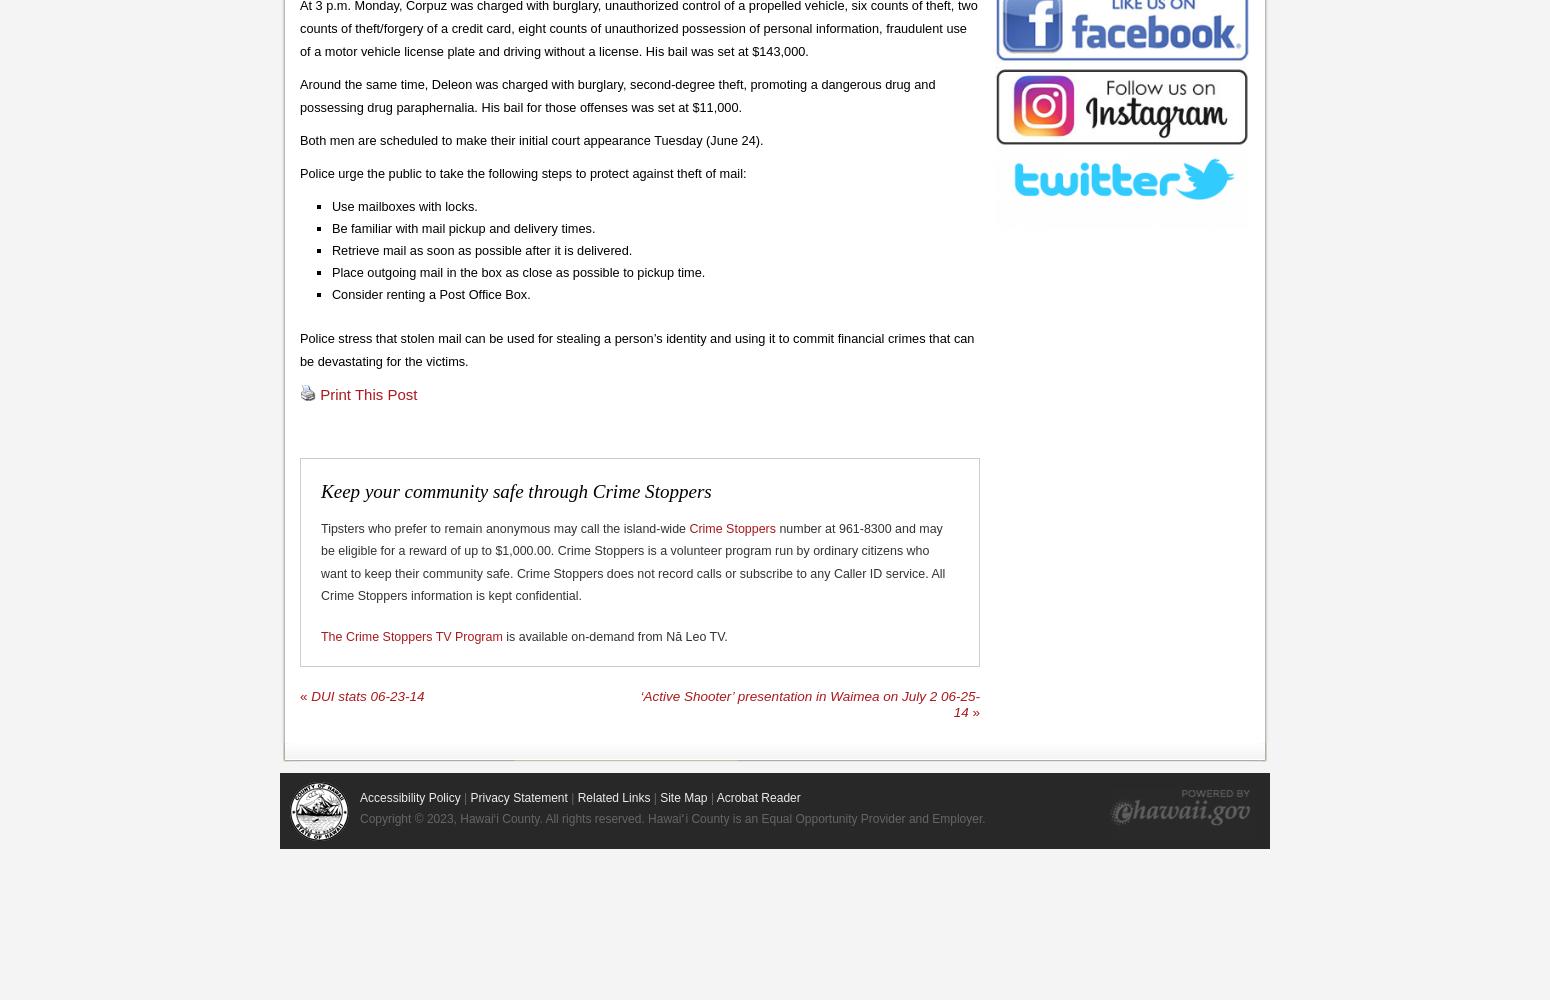 The width and height of the screenshot is (1550, 1000). What do you see at coordinates (617, 94) in the screenshot?
I see `'Around the same time, Deleon was charged with burglary, second-degree theft, promoting a dangerous drug and possessing drug paraphernalia. His bail for those offenses was set at $11,000.'` at bounding box center [617, 94].